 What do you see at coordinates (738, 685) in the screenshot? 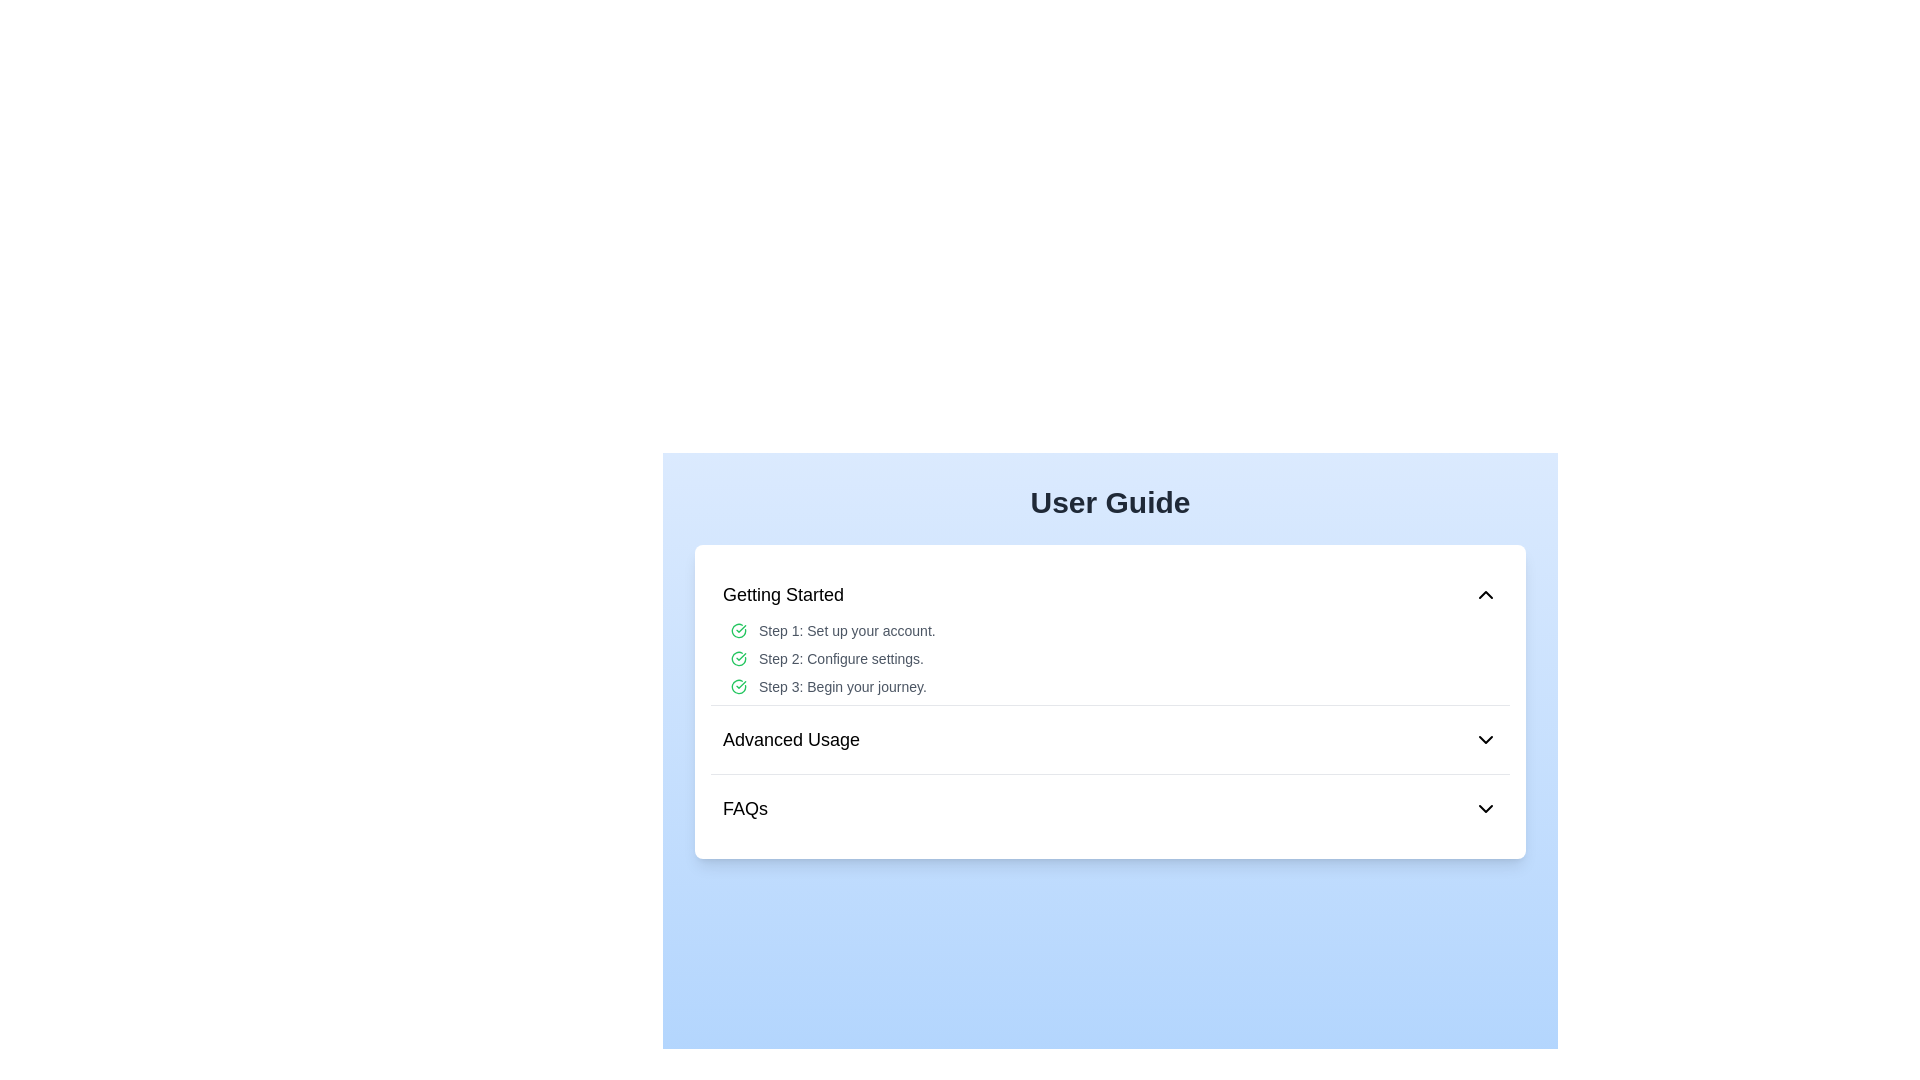
I see `the status of the completion icon for 'Step 3: Begin your journey,' which is the third checkmark icon in a vertical list located at the leftmost side of its corresponding step description` at bounding box center [738, 685].